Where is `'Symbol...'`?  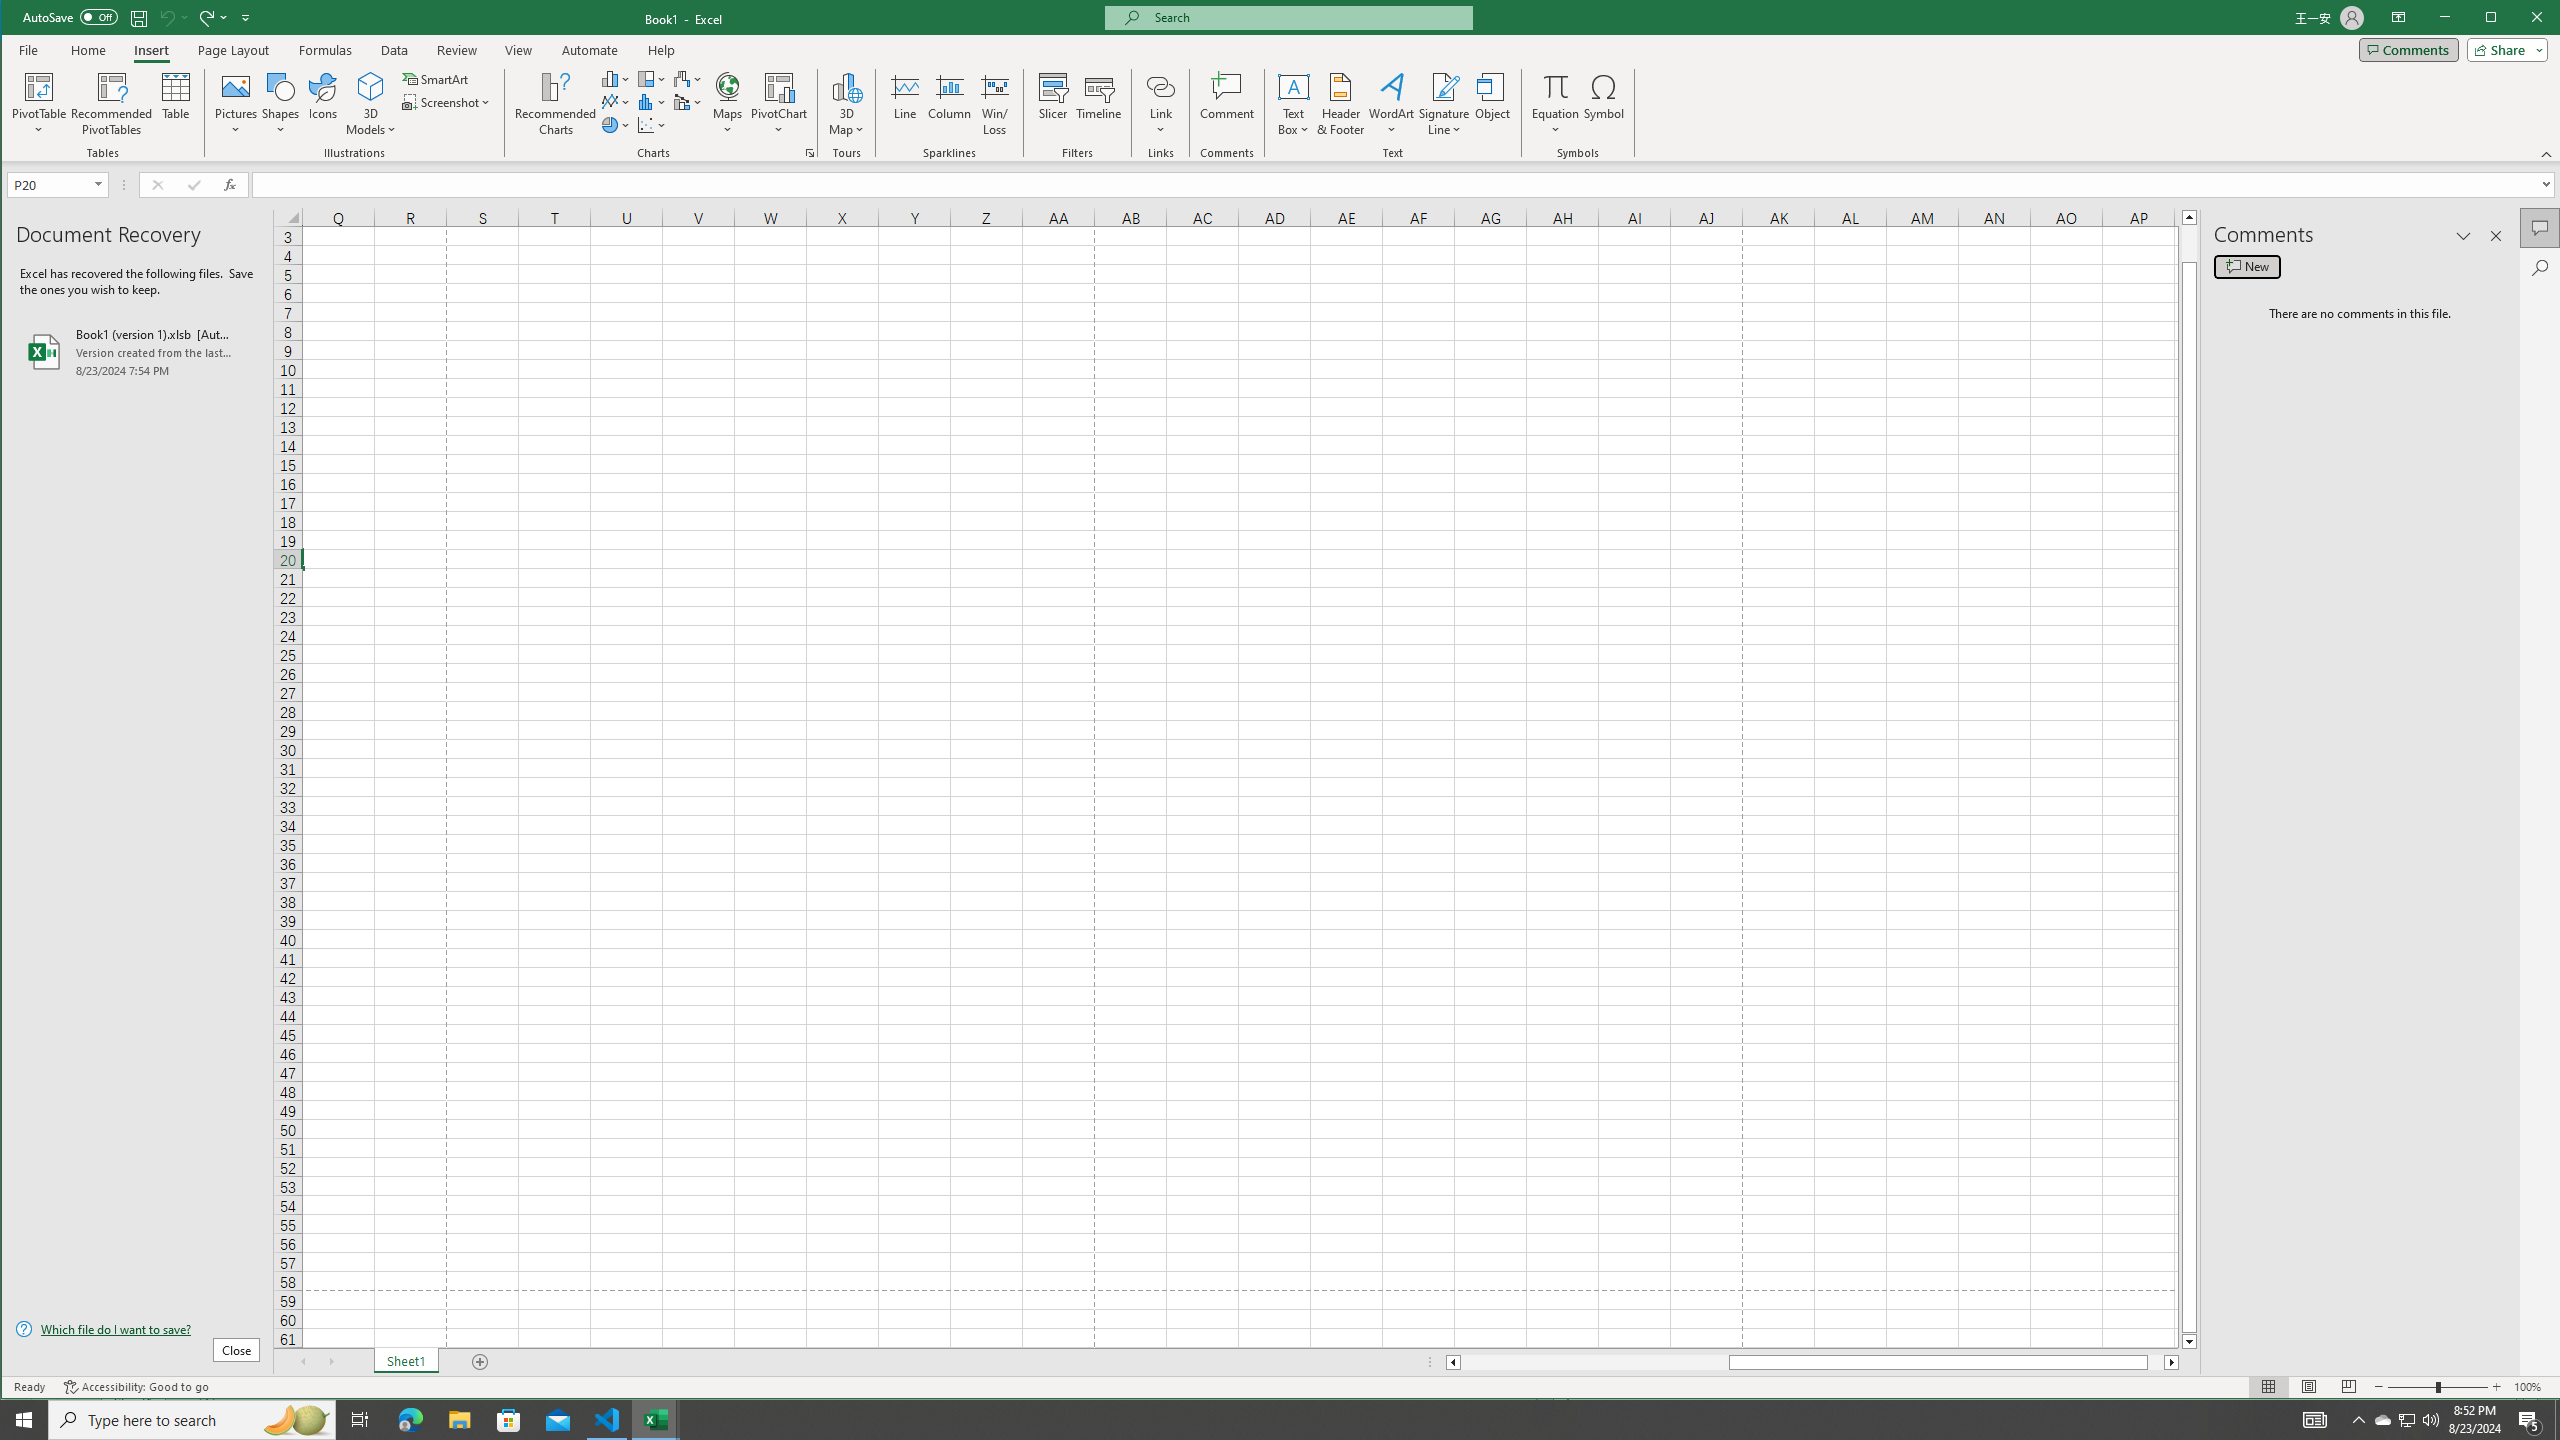
'Symbol...' is located at coordinates (1605, 103).